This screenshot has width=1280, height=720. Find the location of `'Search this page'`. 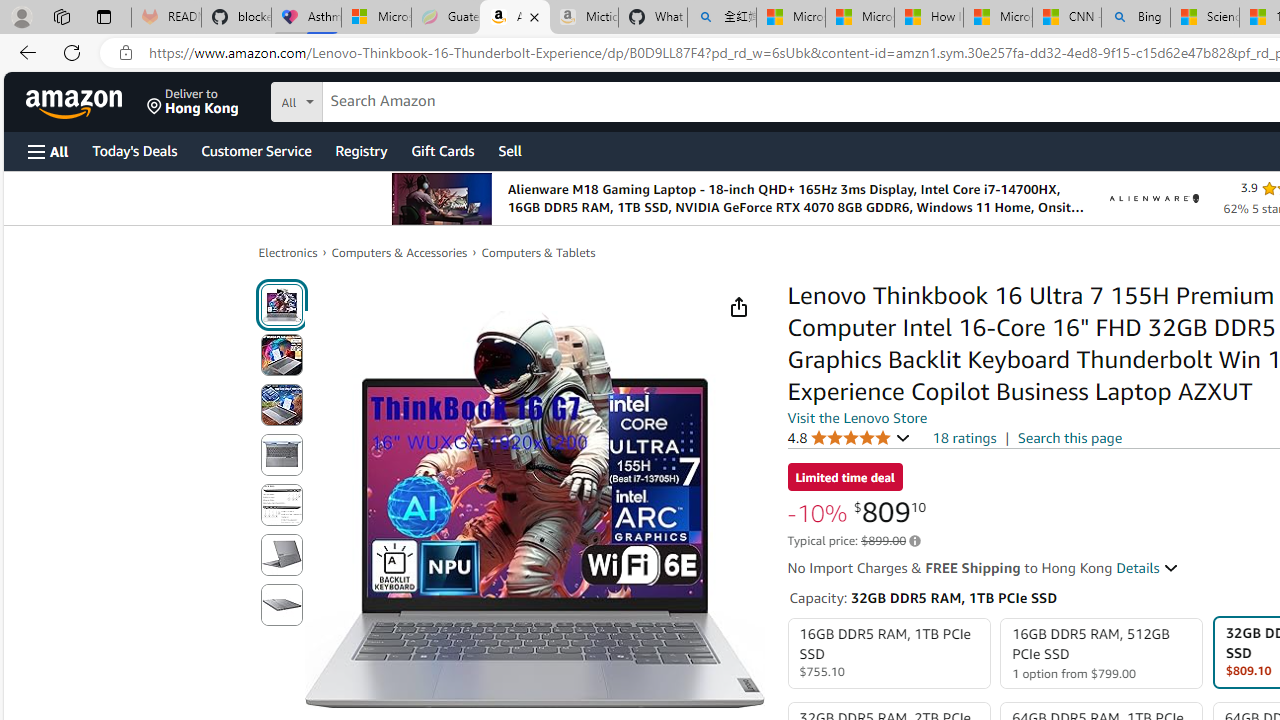

'Search this page' is located at coordinates (1069, 436).